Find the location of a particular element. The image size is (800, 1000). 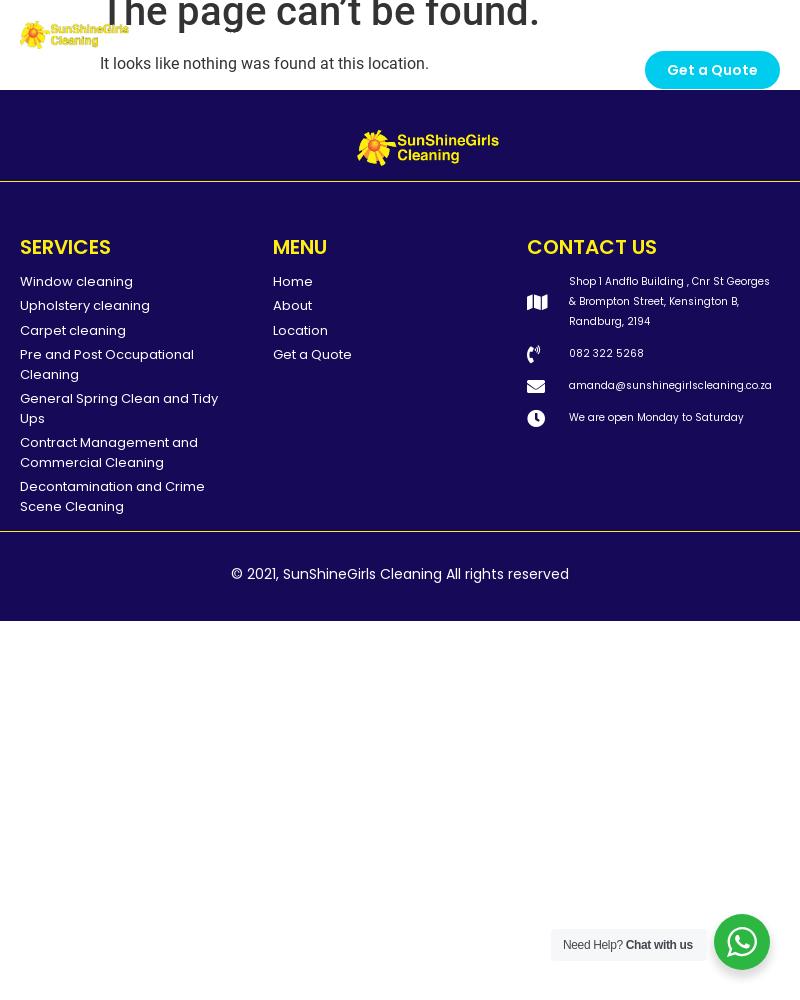

'Need Help?' is located at coordinates (562, 944).